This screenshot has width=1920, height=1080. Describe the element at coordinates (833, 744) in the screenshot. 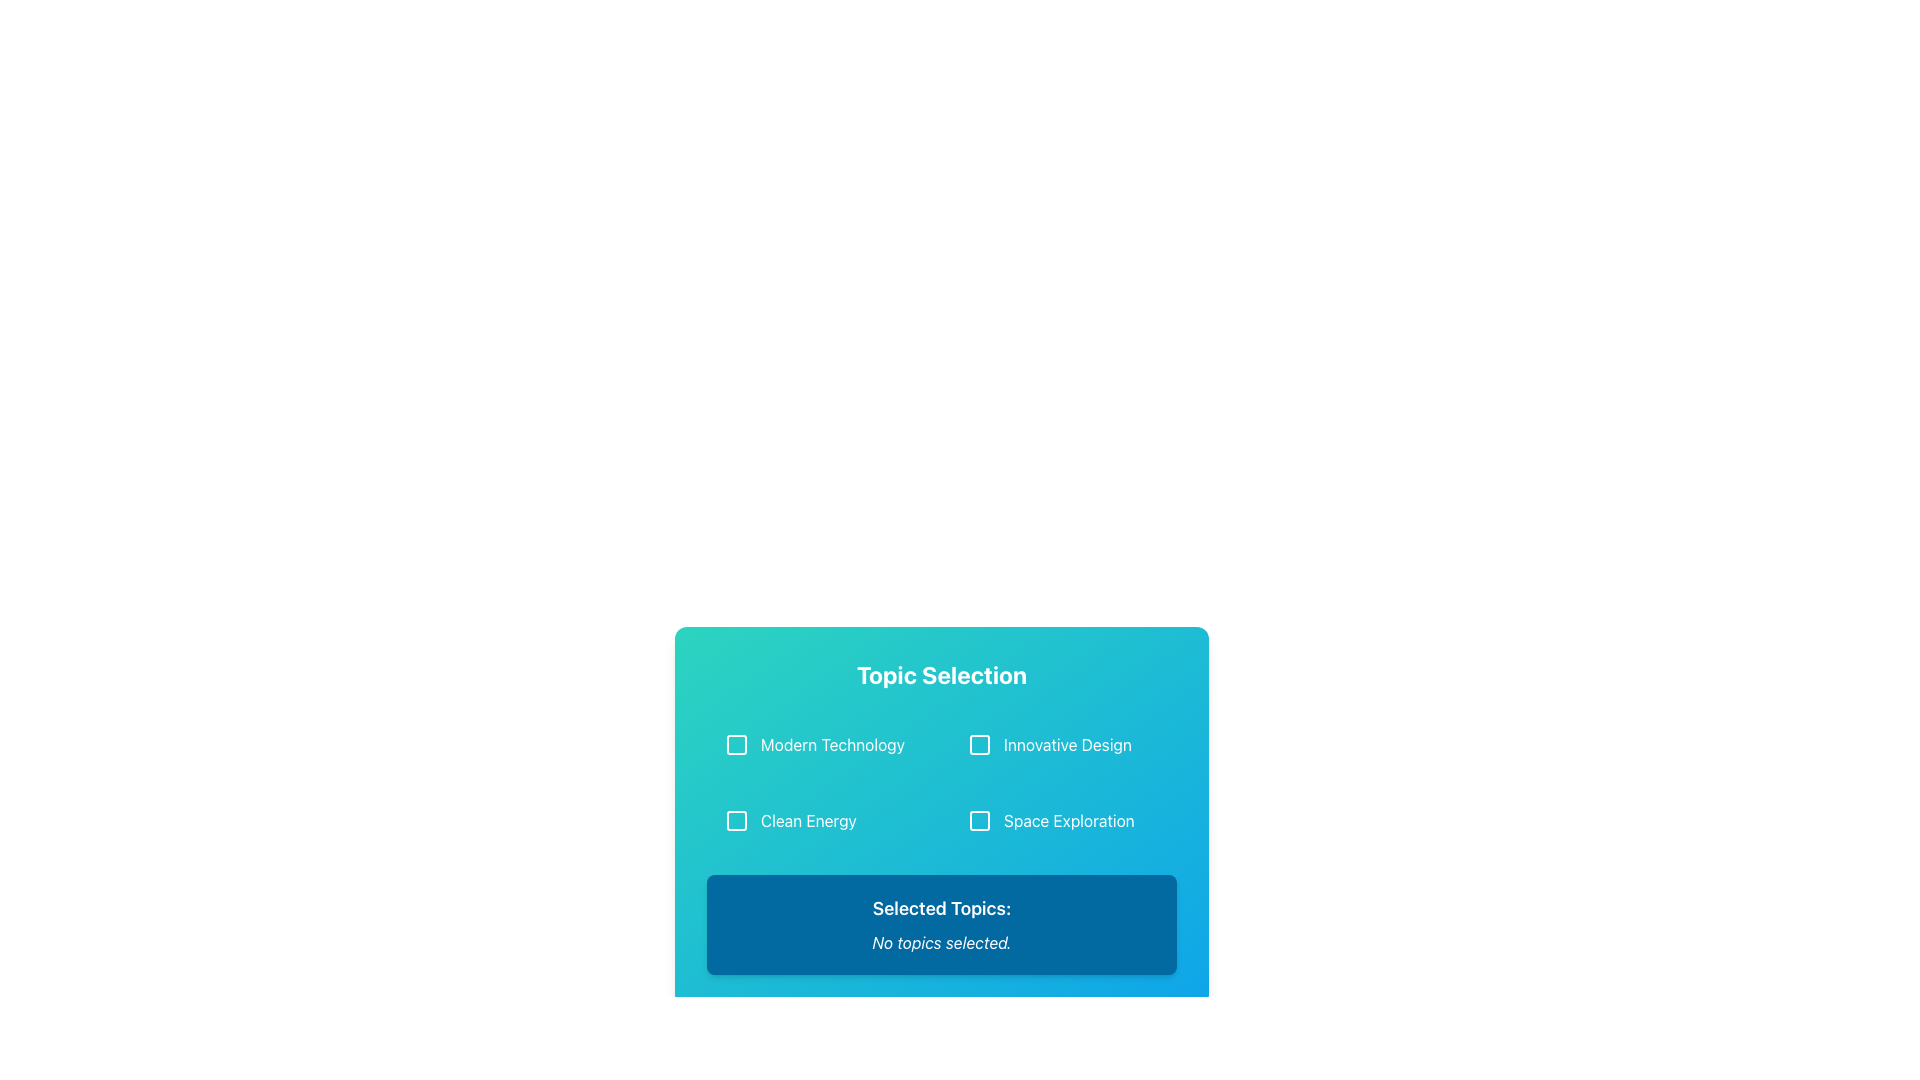

I see `the 'Modern Technology' text label located in the first row under 'Topic Selection'` at that location.